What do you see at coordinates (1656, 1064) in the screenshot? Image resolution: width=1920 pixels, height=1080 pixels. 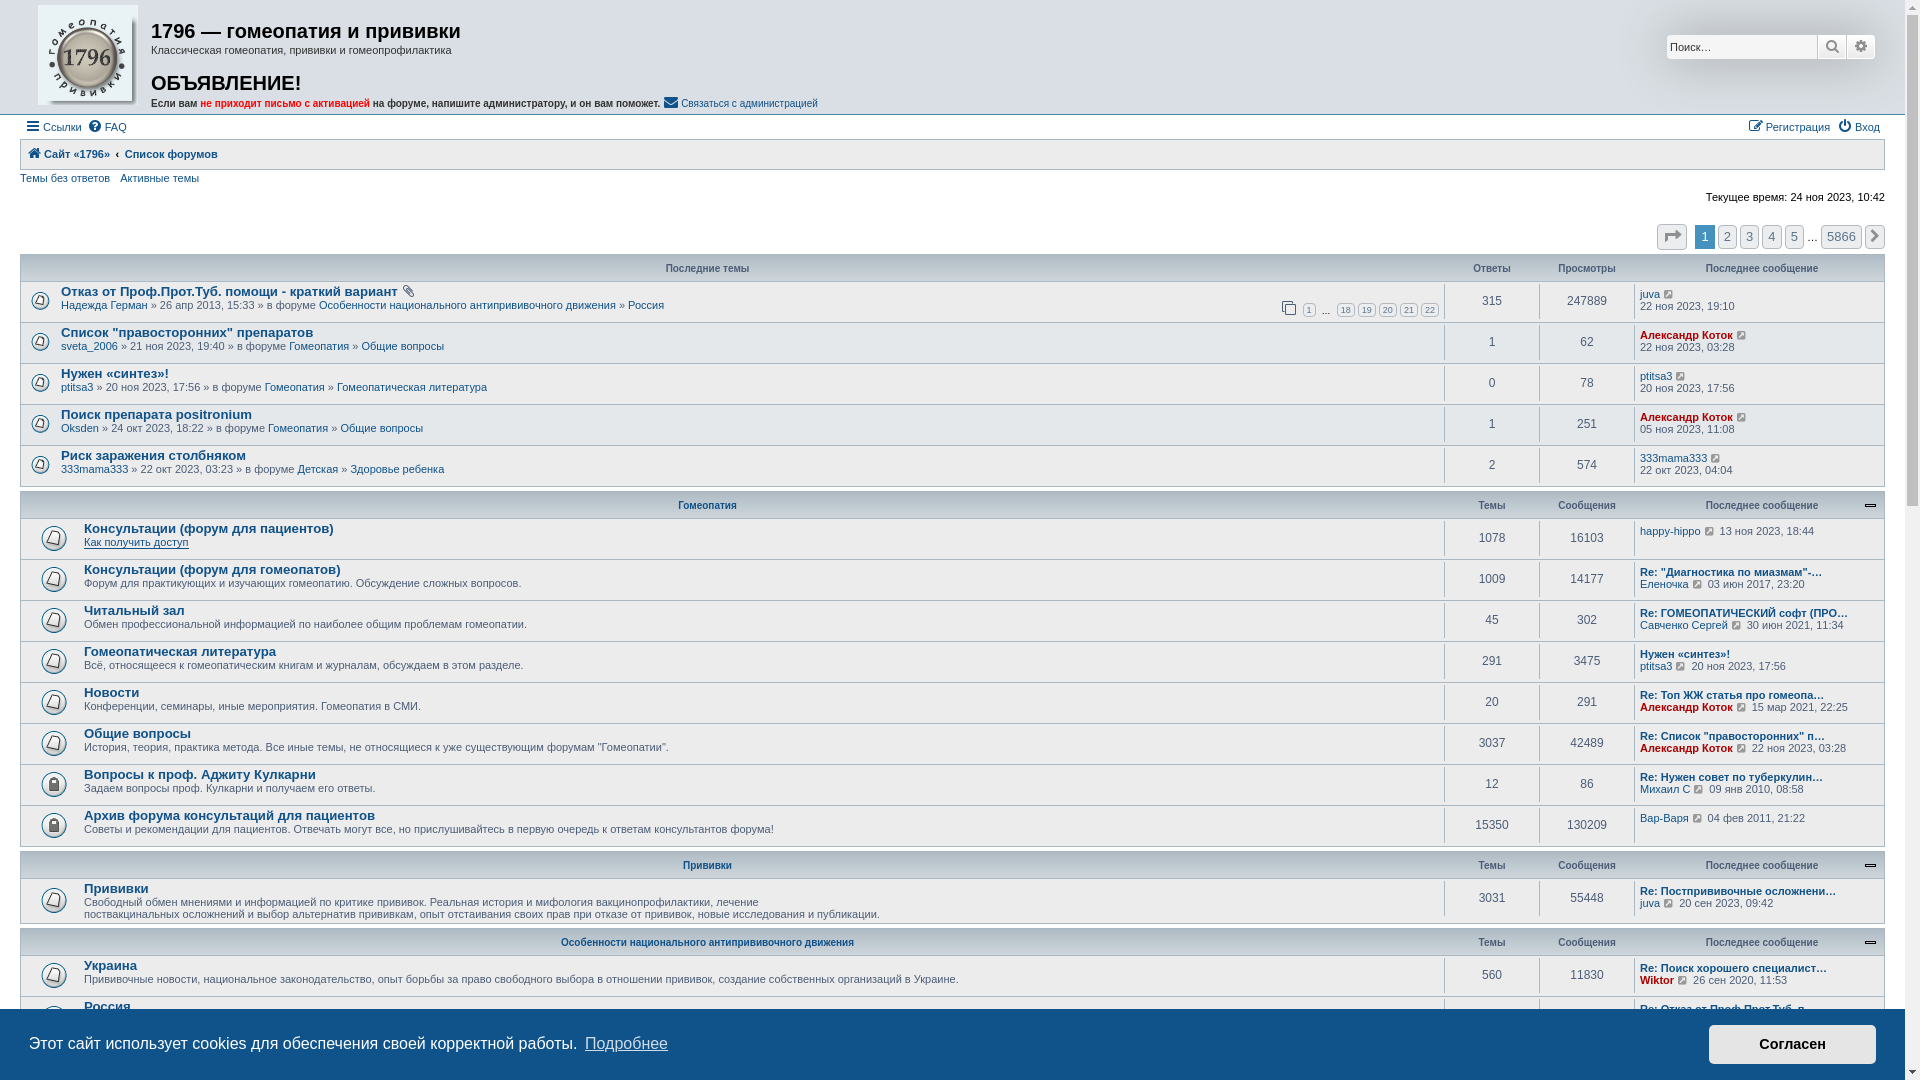 I see `'mitrula'` at bounding box center [1656, 1064].